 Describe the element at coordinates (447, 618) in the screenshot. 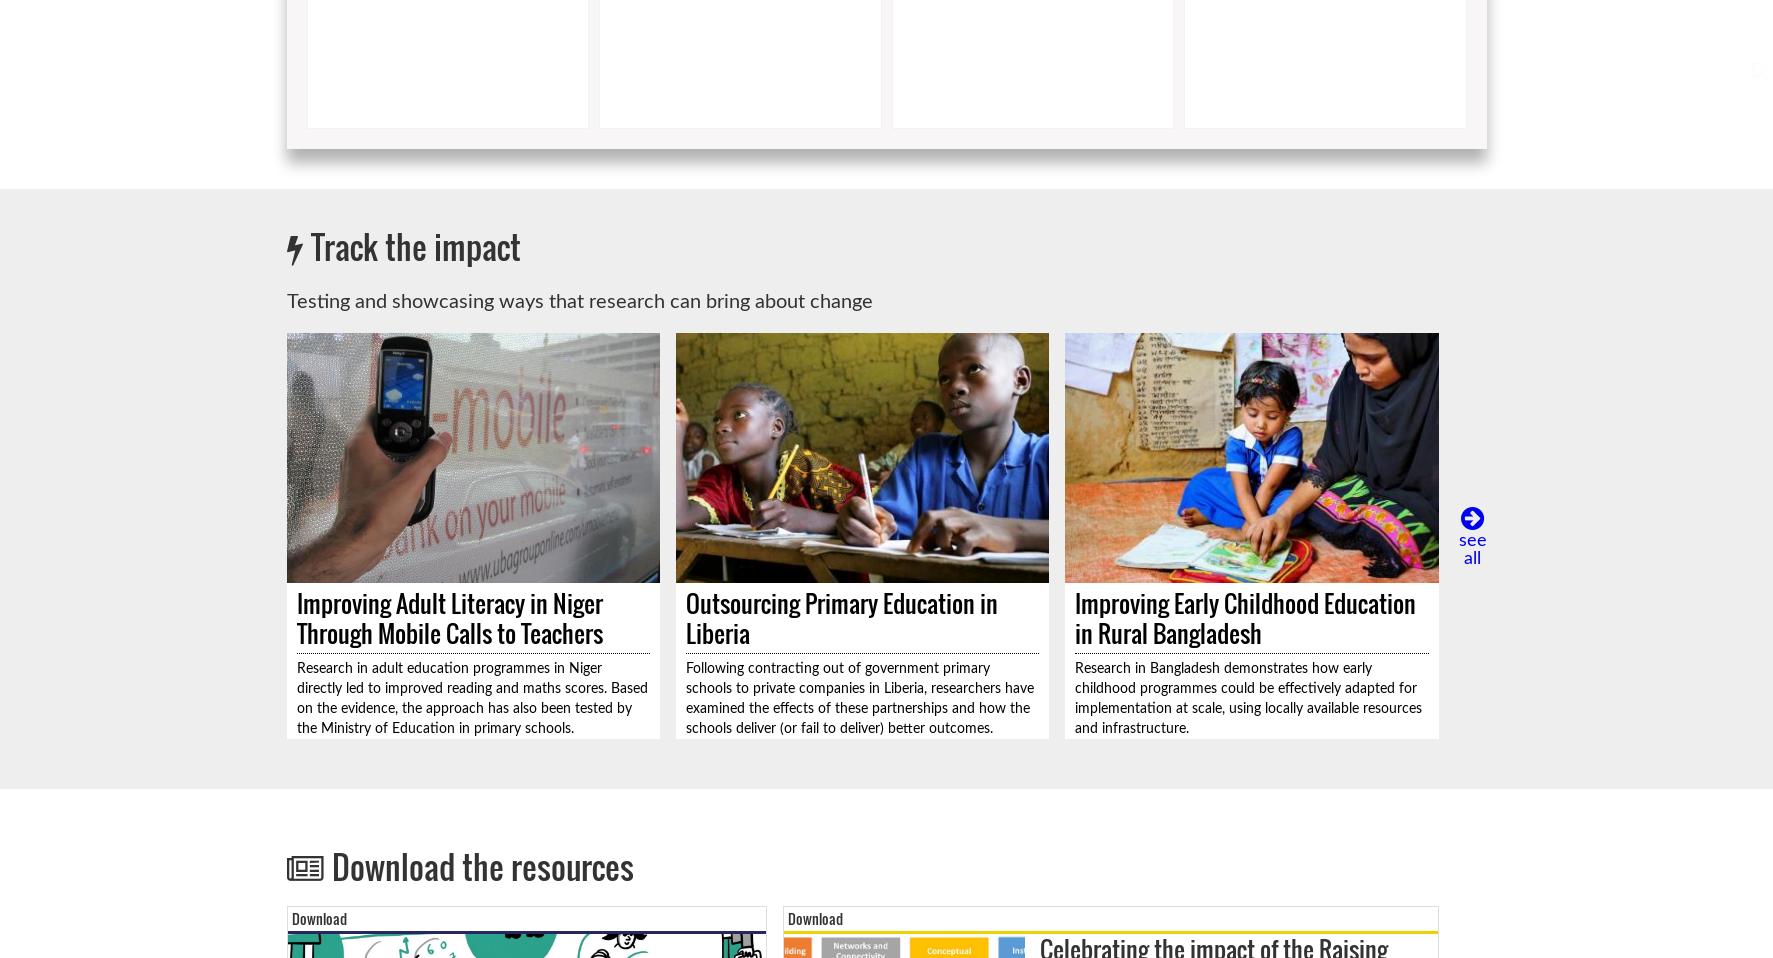

I see `'Improving Adult Literacy in Niger Through Mobile Calls to Teachers'` at that location.